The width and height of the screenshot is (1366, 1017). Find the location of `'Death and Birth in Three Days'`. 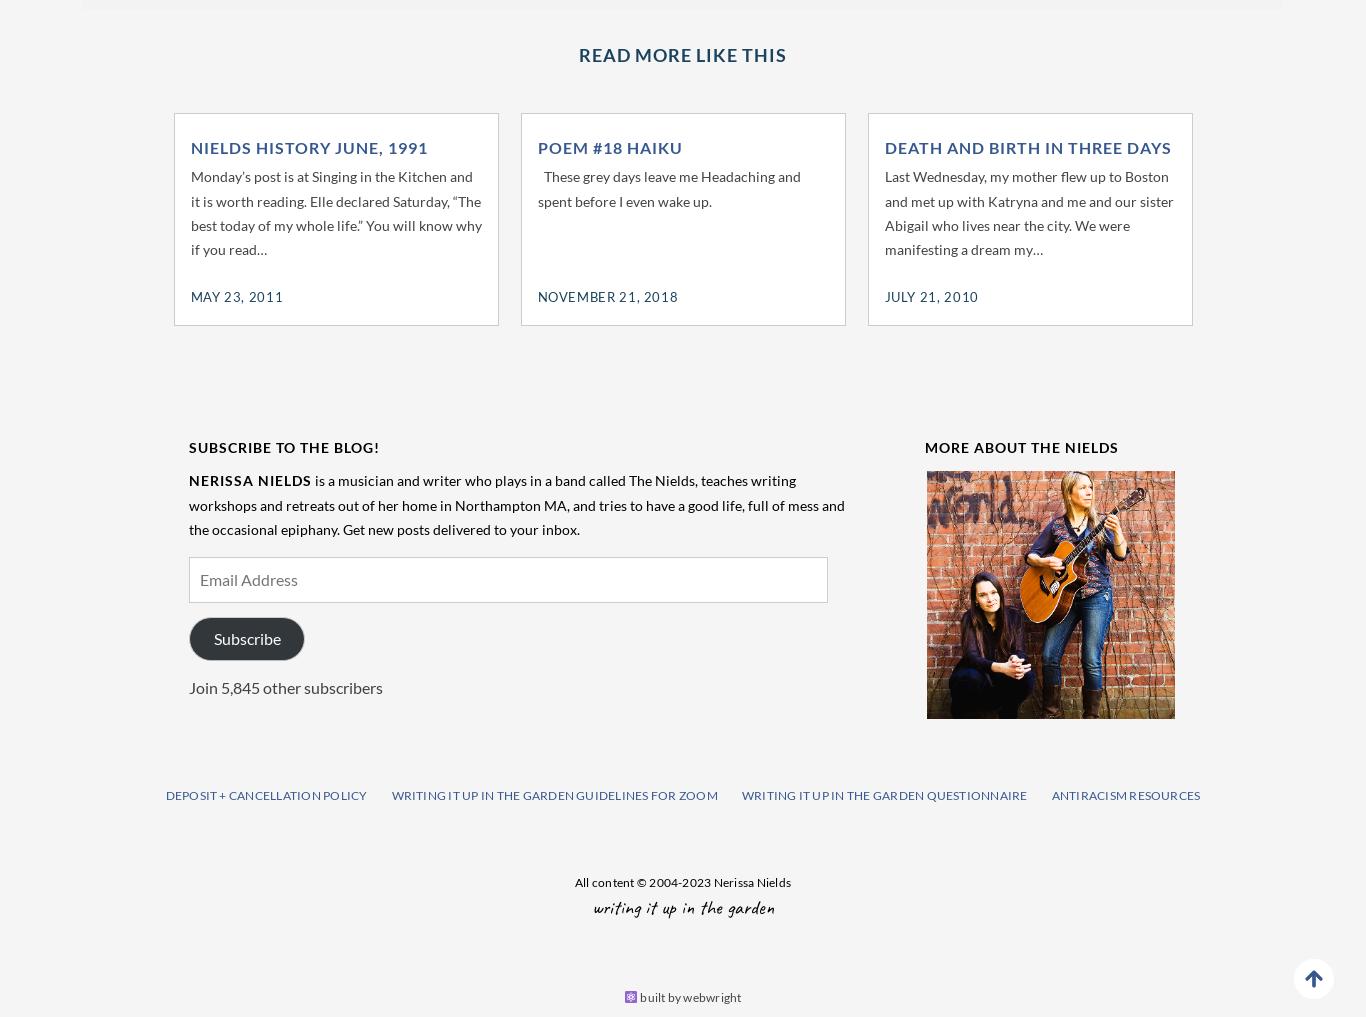

'Death and Birth in Three Days' is located at coordinates (1026, 145).